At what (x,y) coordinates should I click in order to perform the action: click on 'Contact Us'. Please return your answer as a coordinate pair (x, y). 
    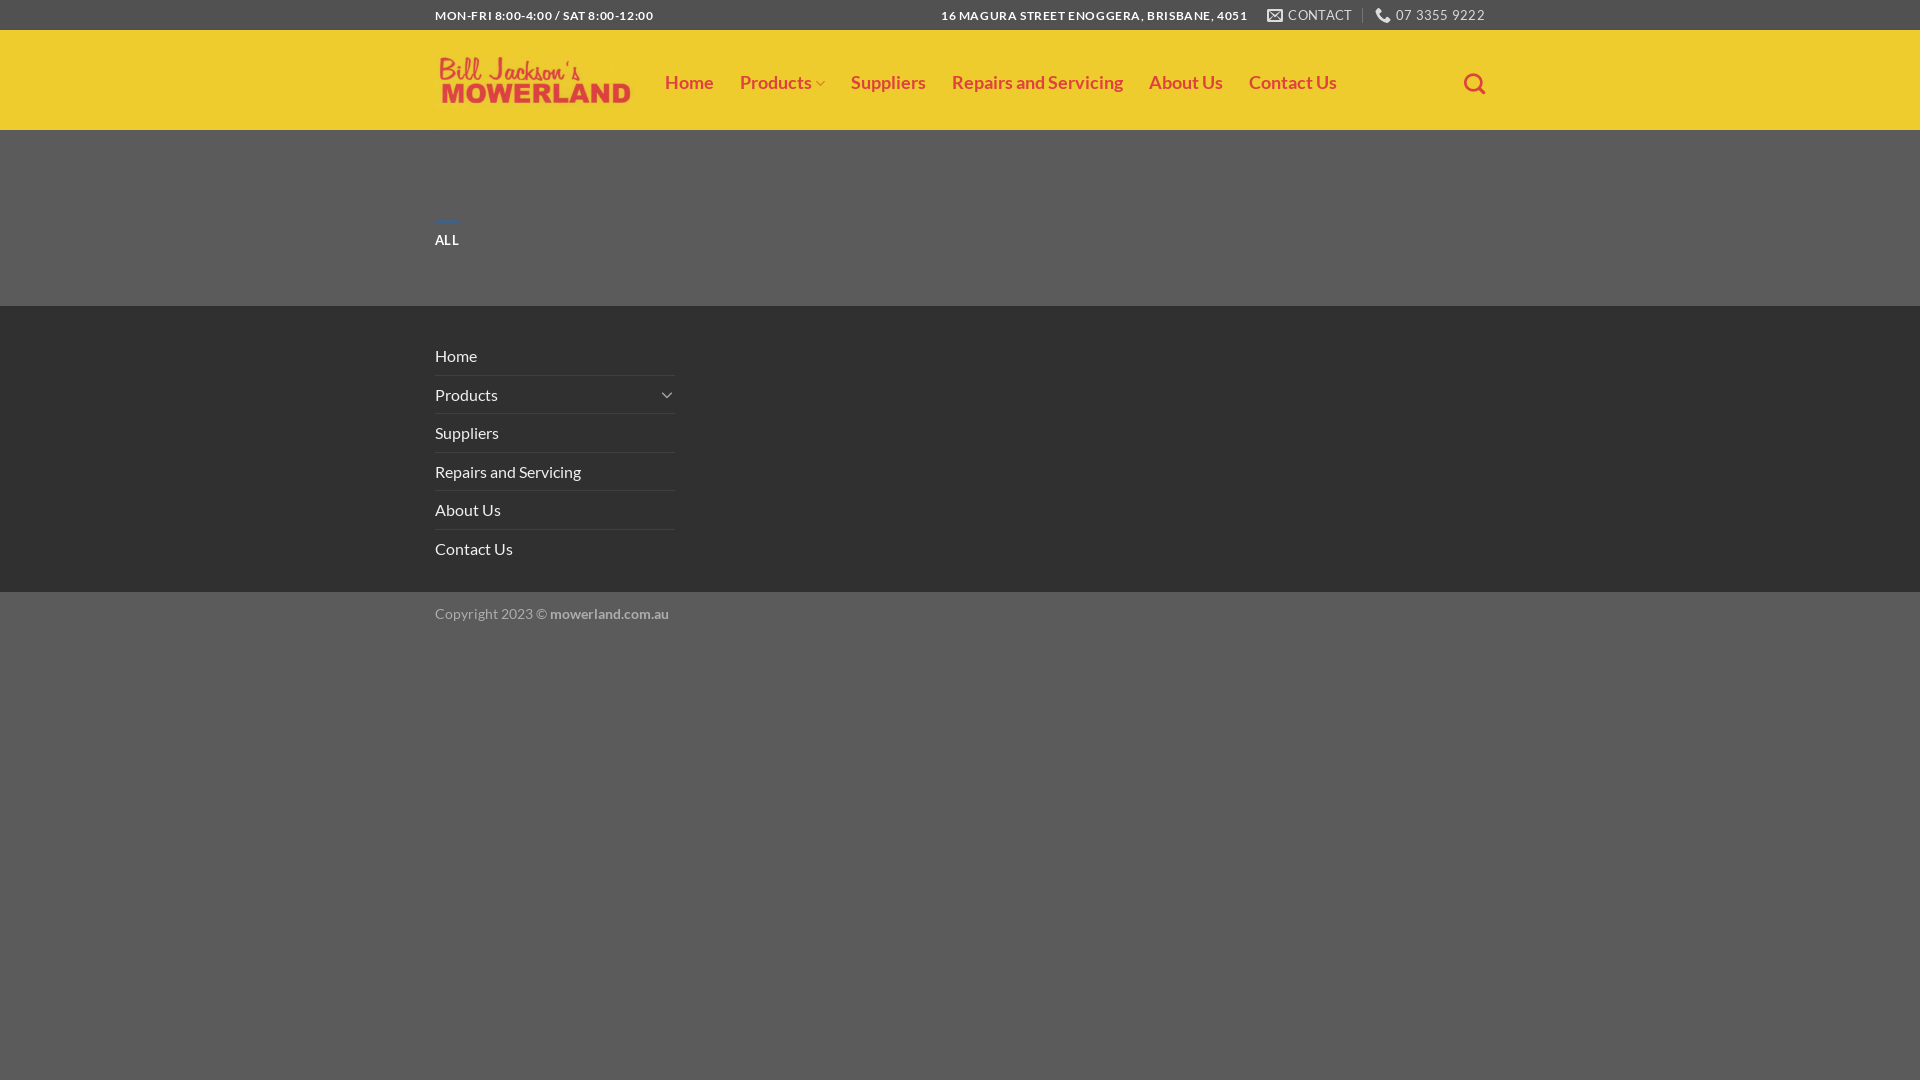
    Looking at the image, I should click on (473, 548).